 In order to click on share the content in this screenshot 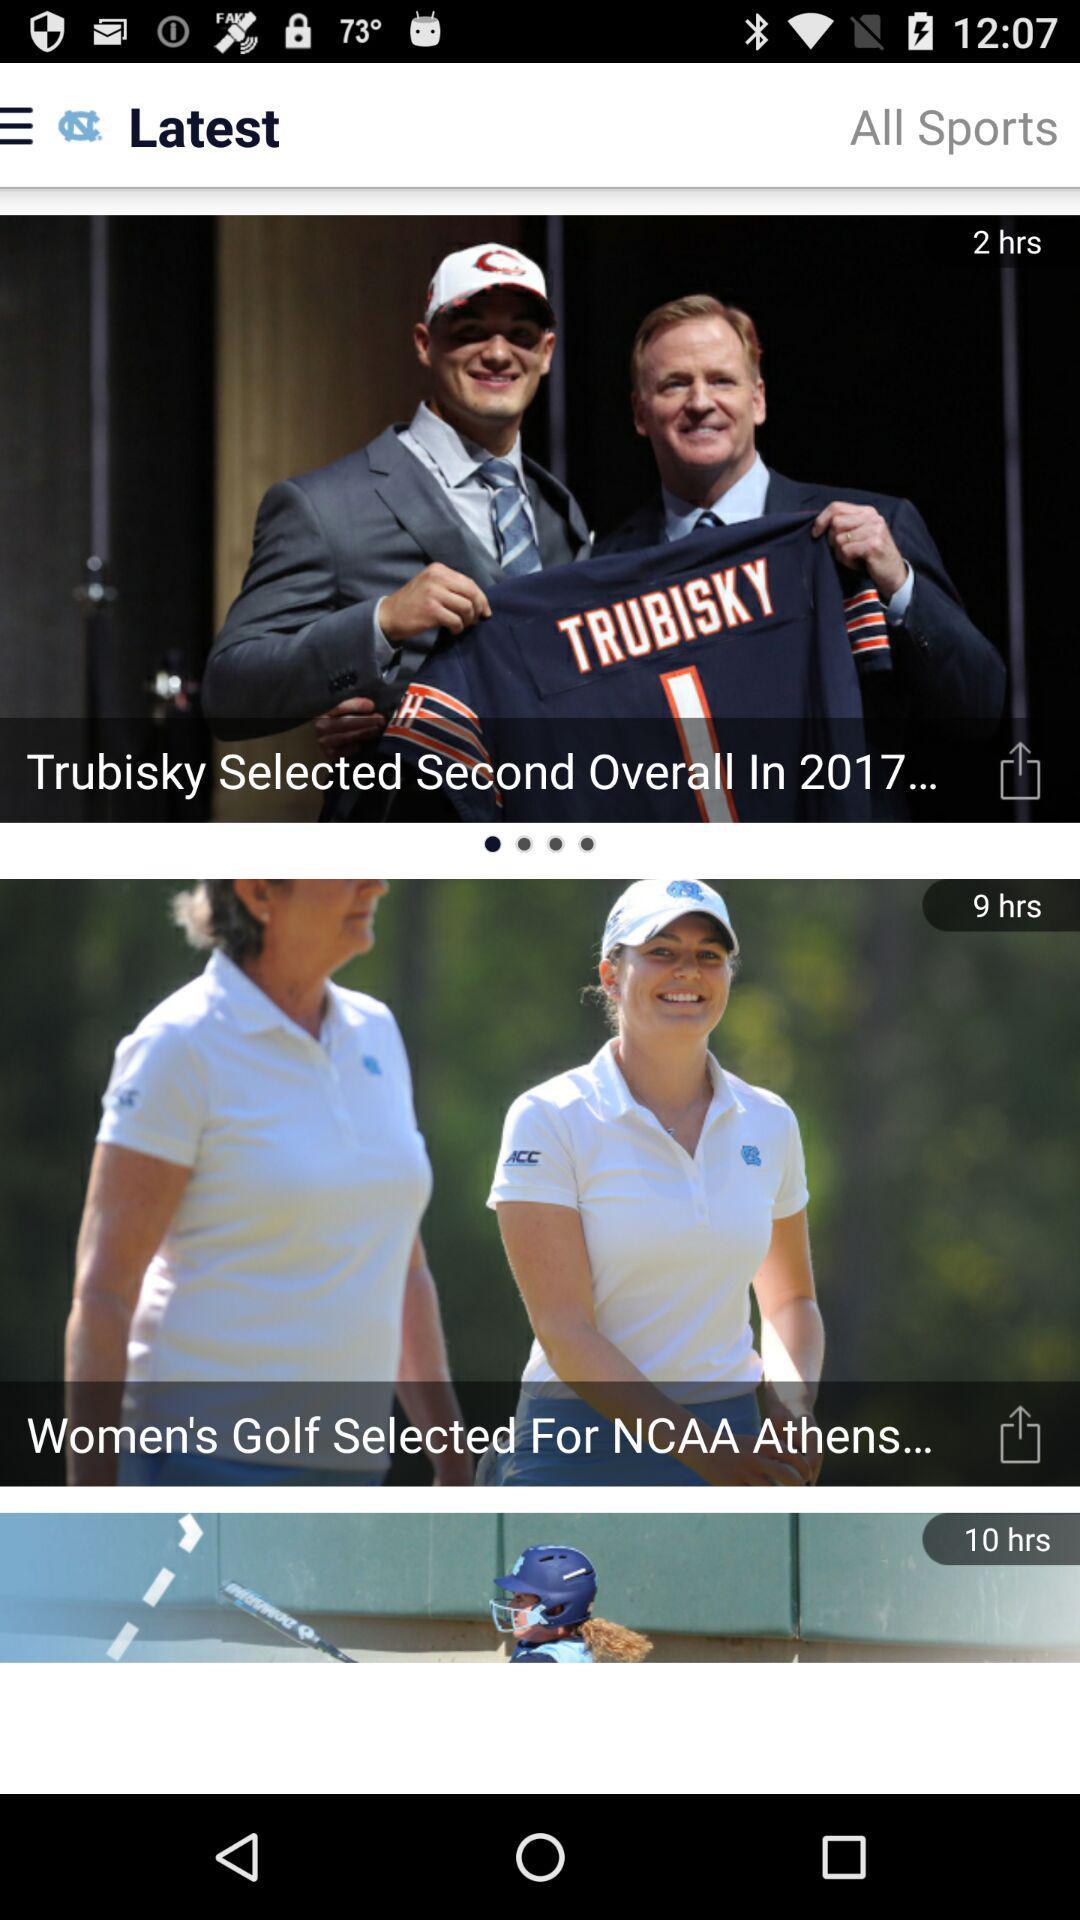, I will do `click(1020, 769)`.